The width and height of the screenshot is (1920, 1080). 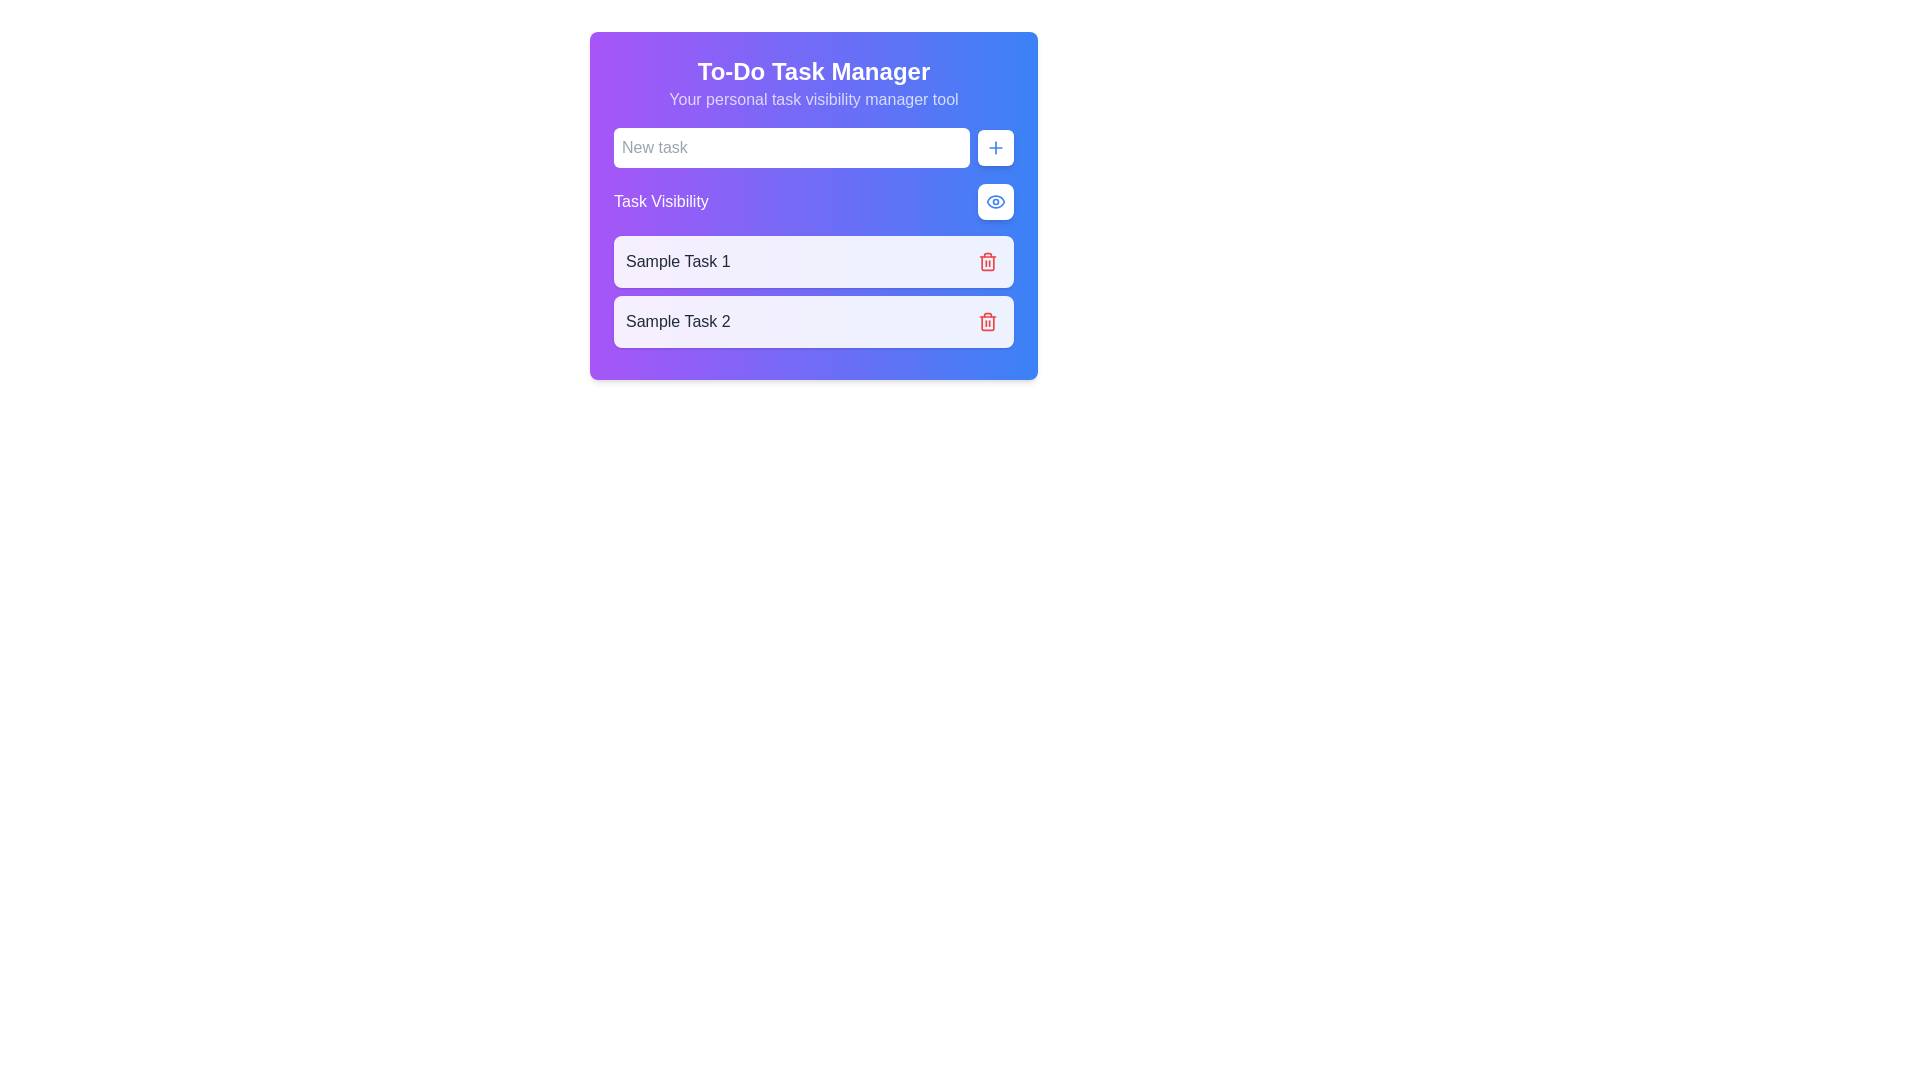 What do you see at coordinates (988, 320) in the screenshot?
I see `the delete icon button located at the far right of the 'Sample Task 2' section` at bounding box center [988, 320].